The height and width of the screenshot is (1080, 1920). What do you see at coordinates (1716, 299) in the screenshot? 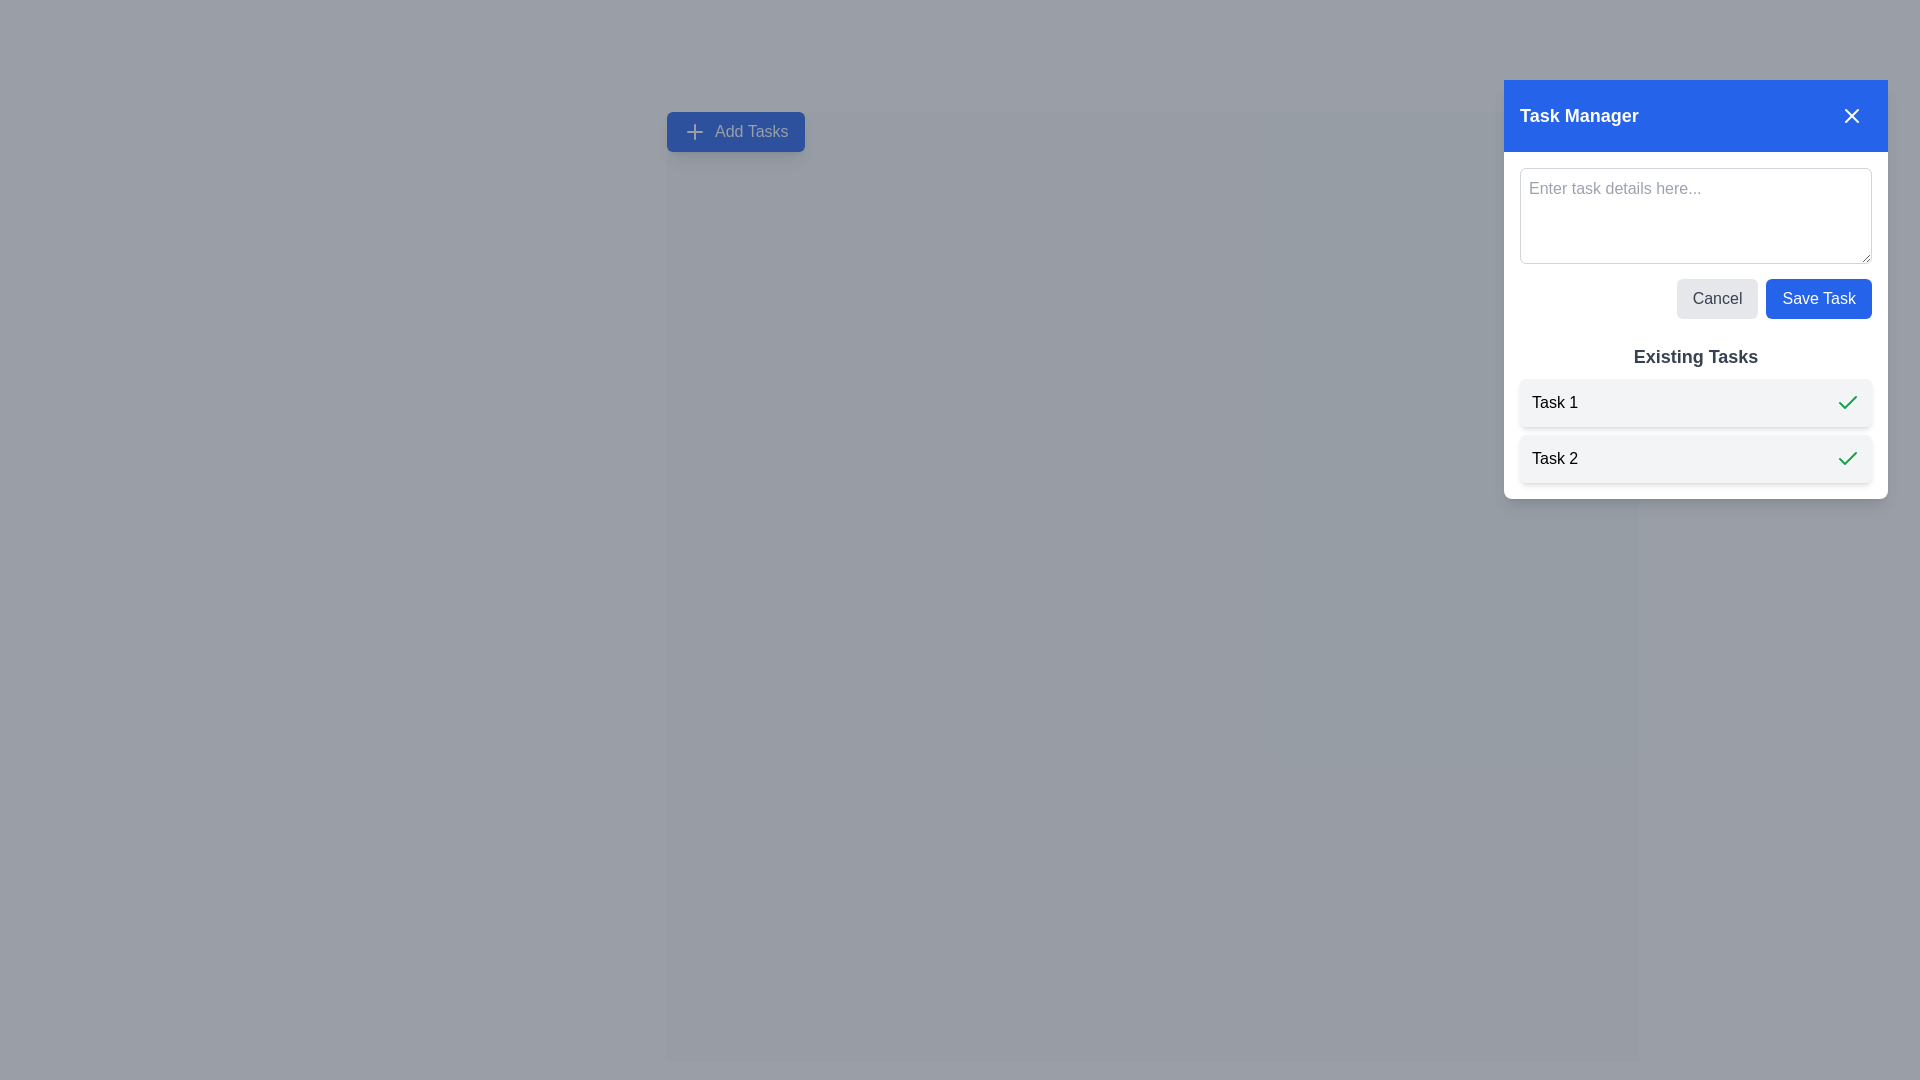
I see `the 'Cancel' button located in the bottom-right section of the 'Task Manager' modal` at bounding box center [1716, 299].